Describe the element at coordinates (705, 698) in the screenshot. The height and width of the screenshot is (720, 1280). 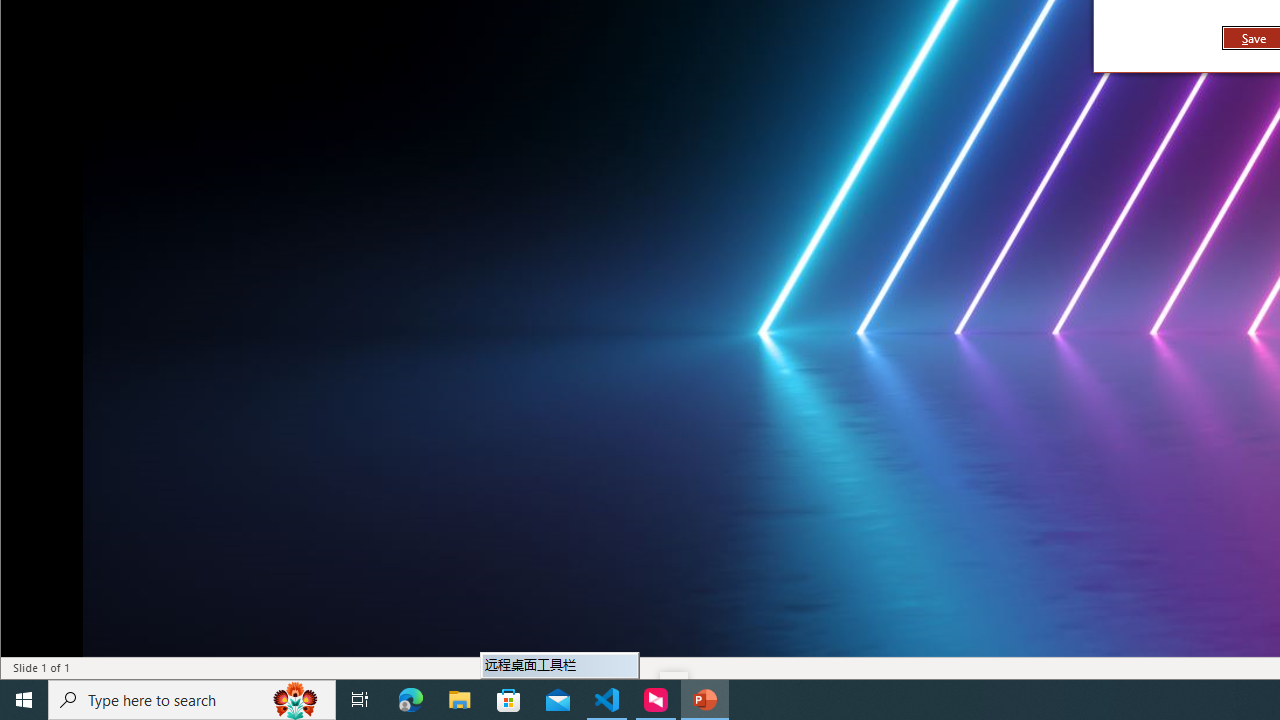
I see `'PowerPoint - 1 running window'` at that location.